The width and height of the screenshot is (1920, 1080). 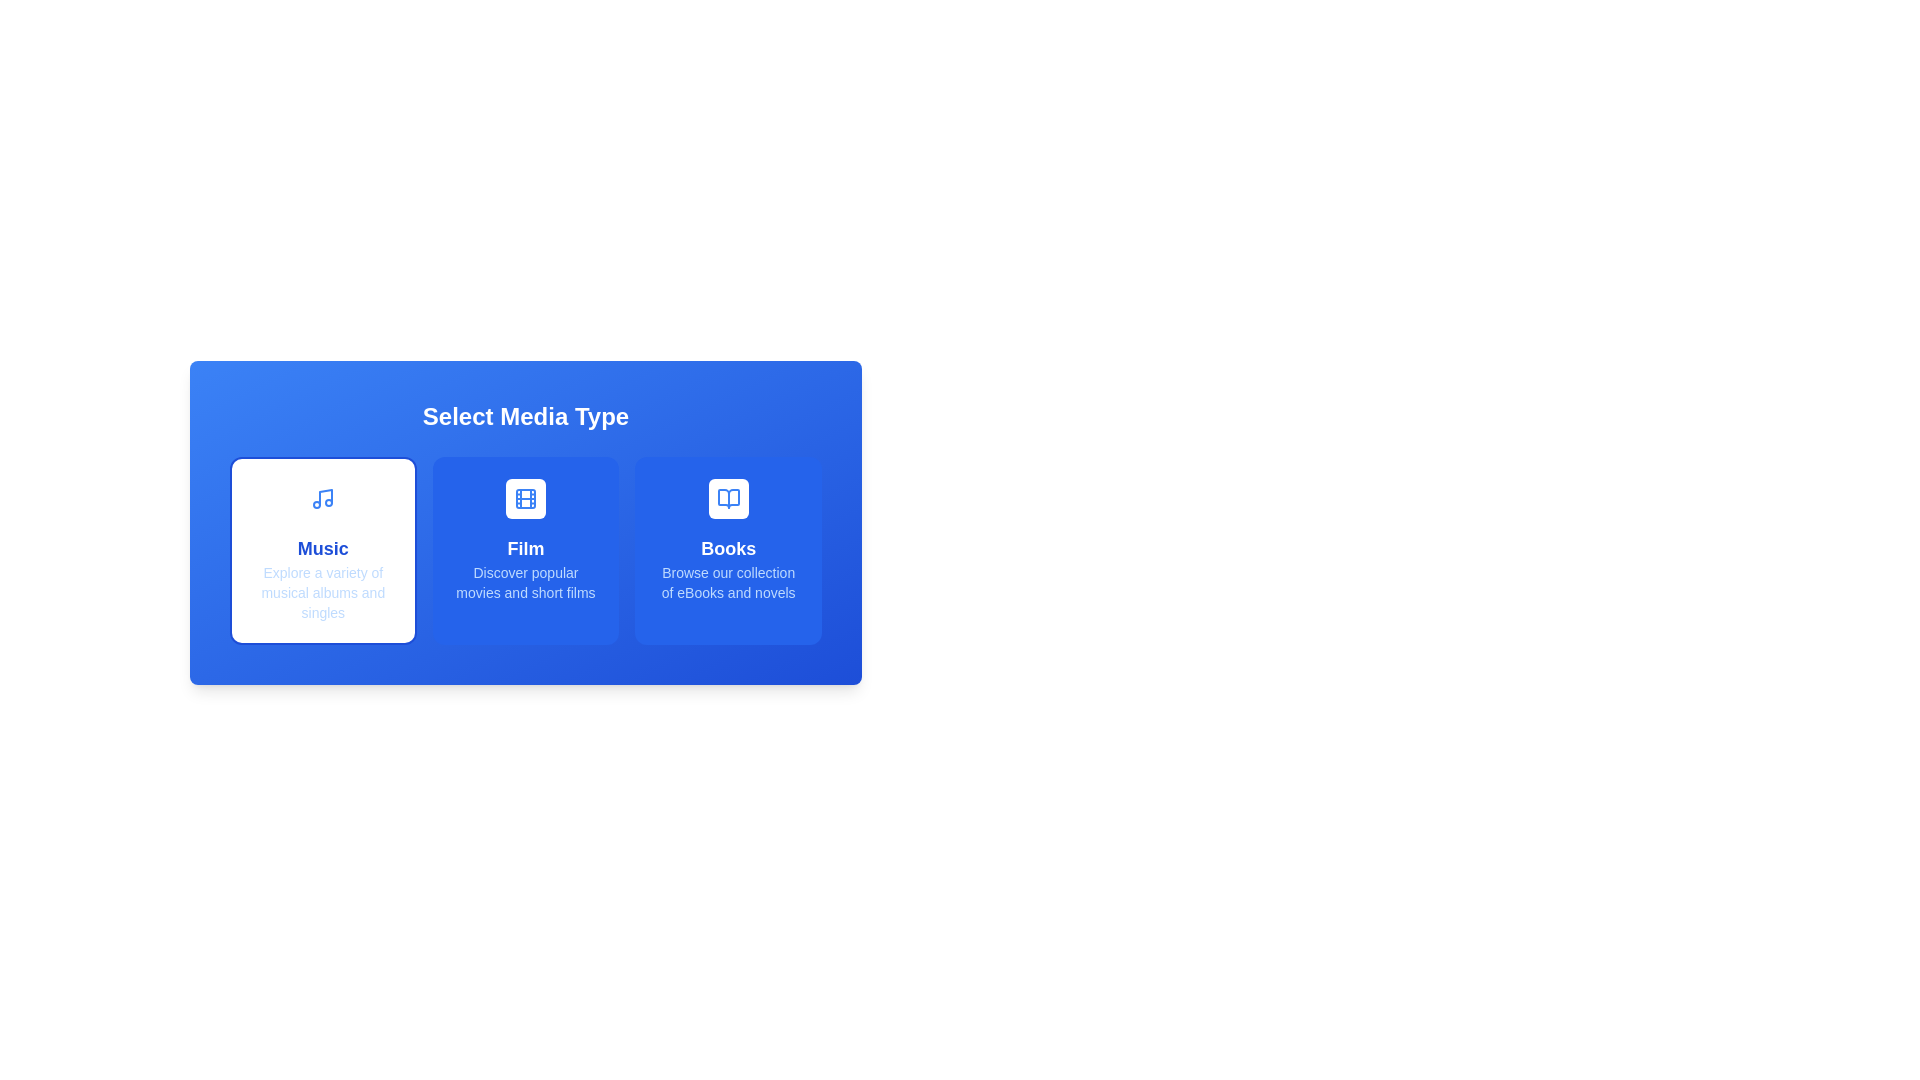 I want to click on the text element that provides a brief description for the 'Music' section, located underneath the large 'Music' title text, so click(x=323, y=592).